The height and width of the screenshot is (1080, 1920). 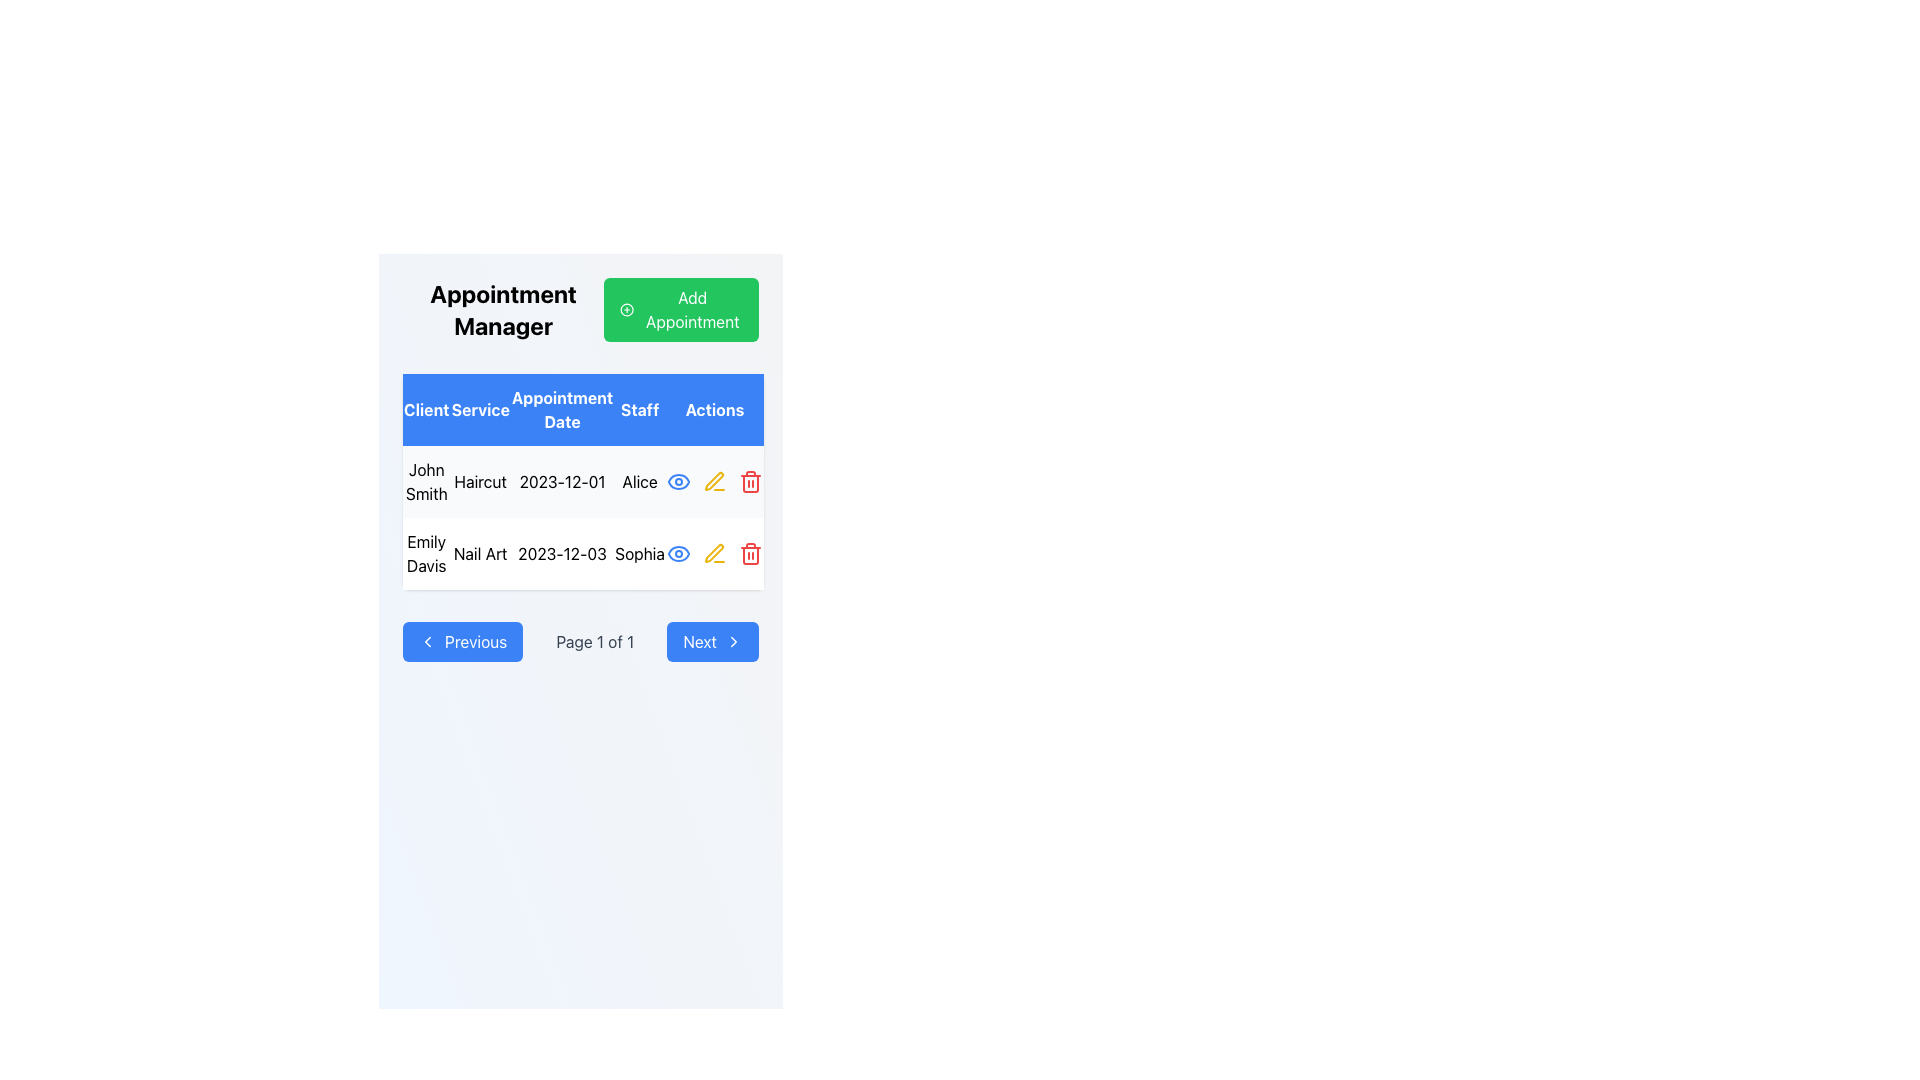 I want to click on the pencil-shaped icon with a yellow outline in the 'Actions' column next to 'Emily Davis', so click(x=714, y=481).